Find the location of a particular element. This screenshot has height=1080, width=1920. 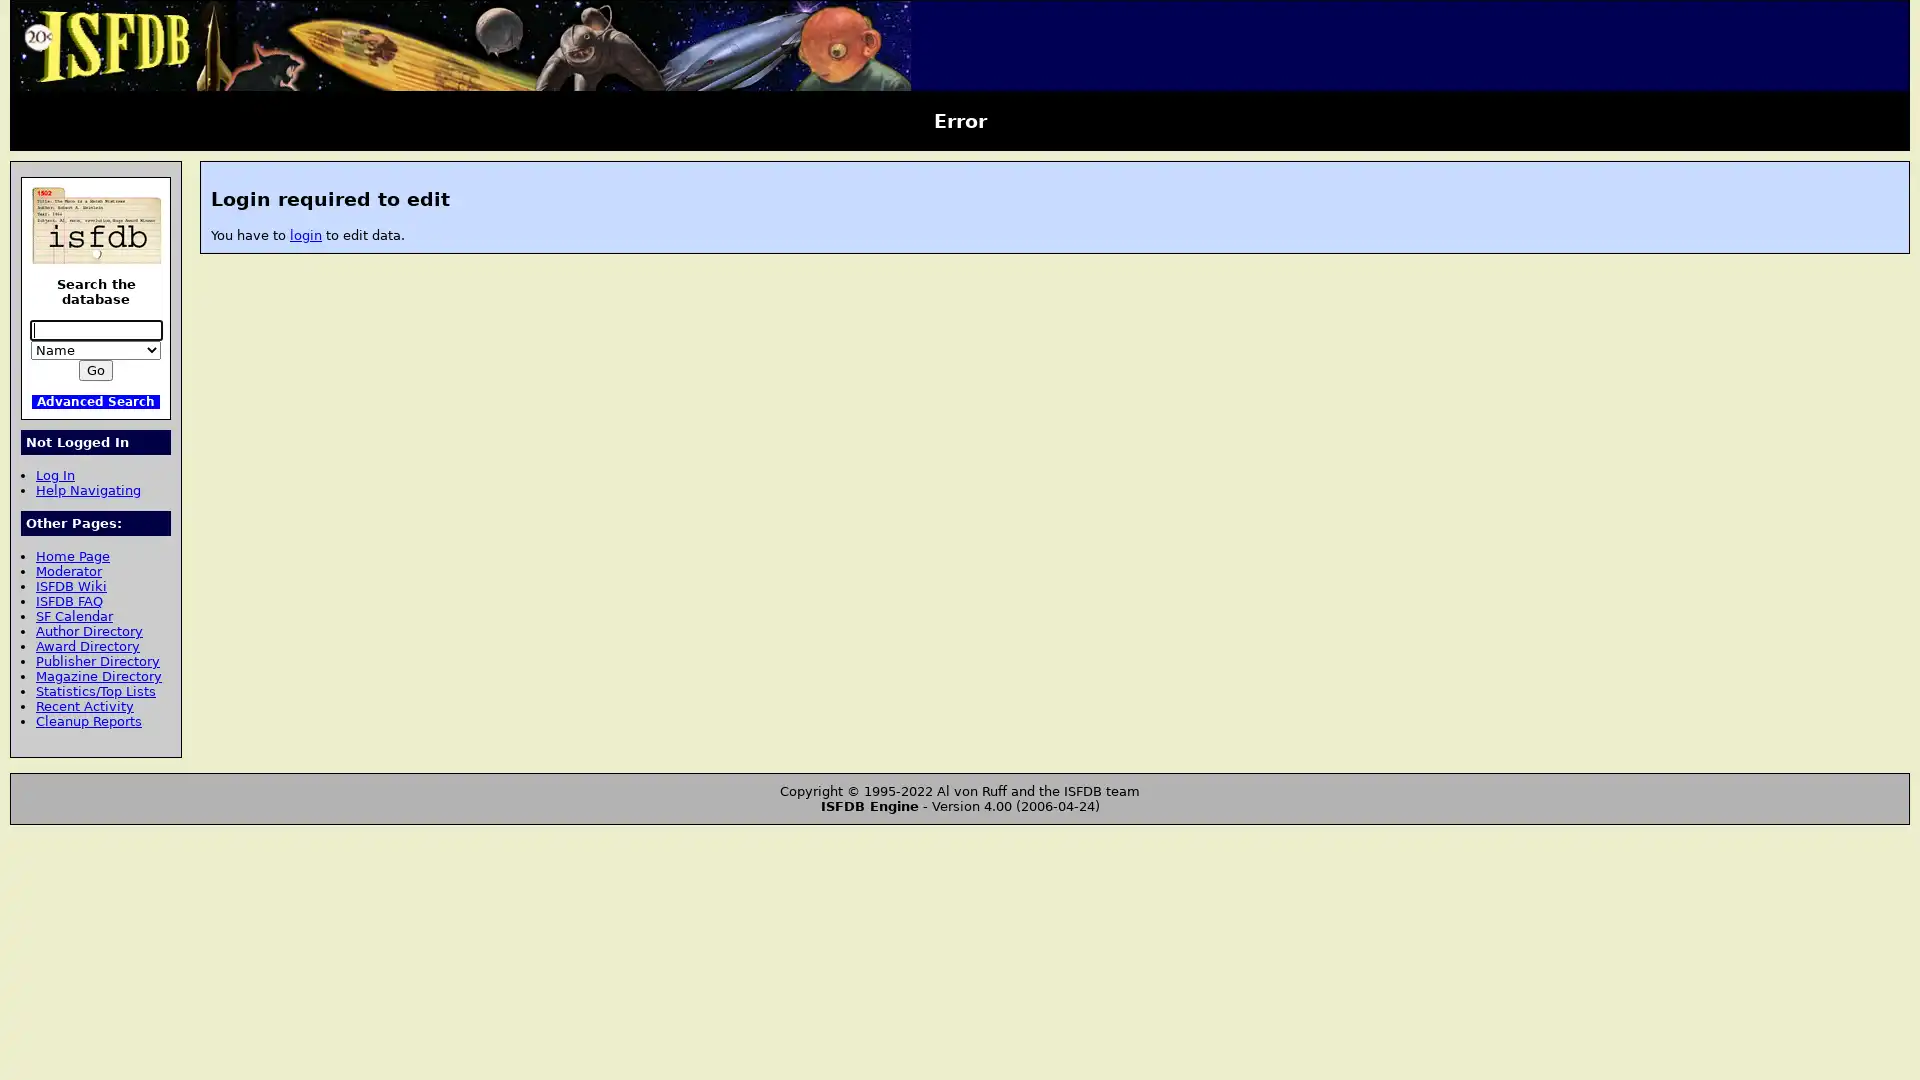

Go is located at coordinates (95, 370).